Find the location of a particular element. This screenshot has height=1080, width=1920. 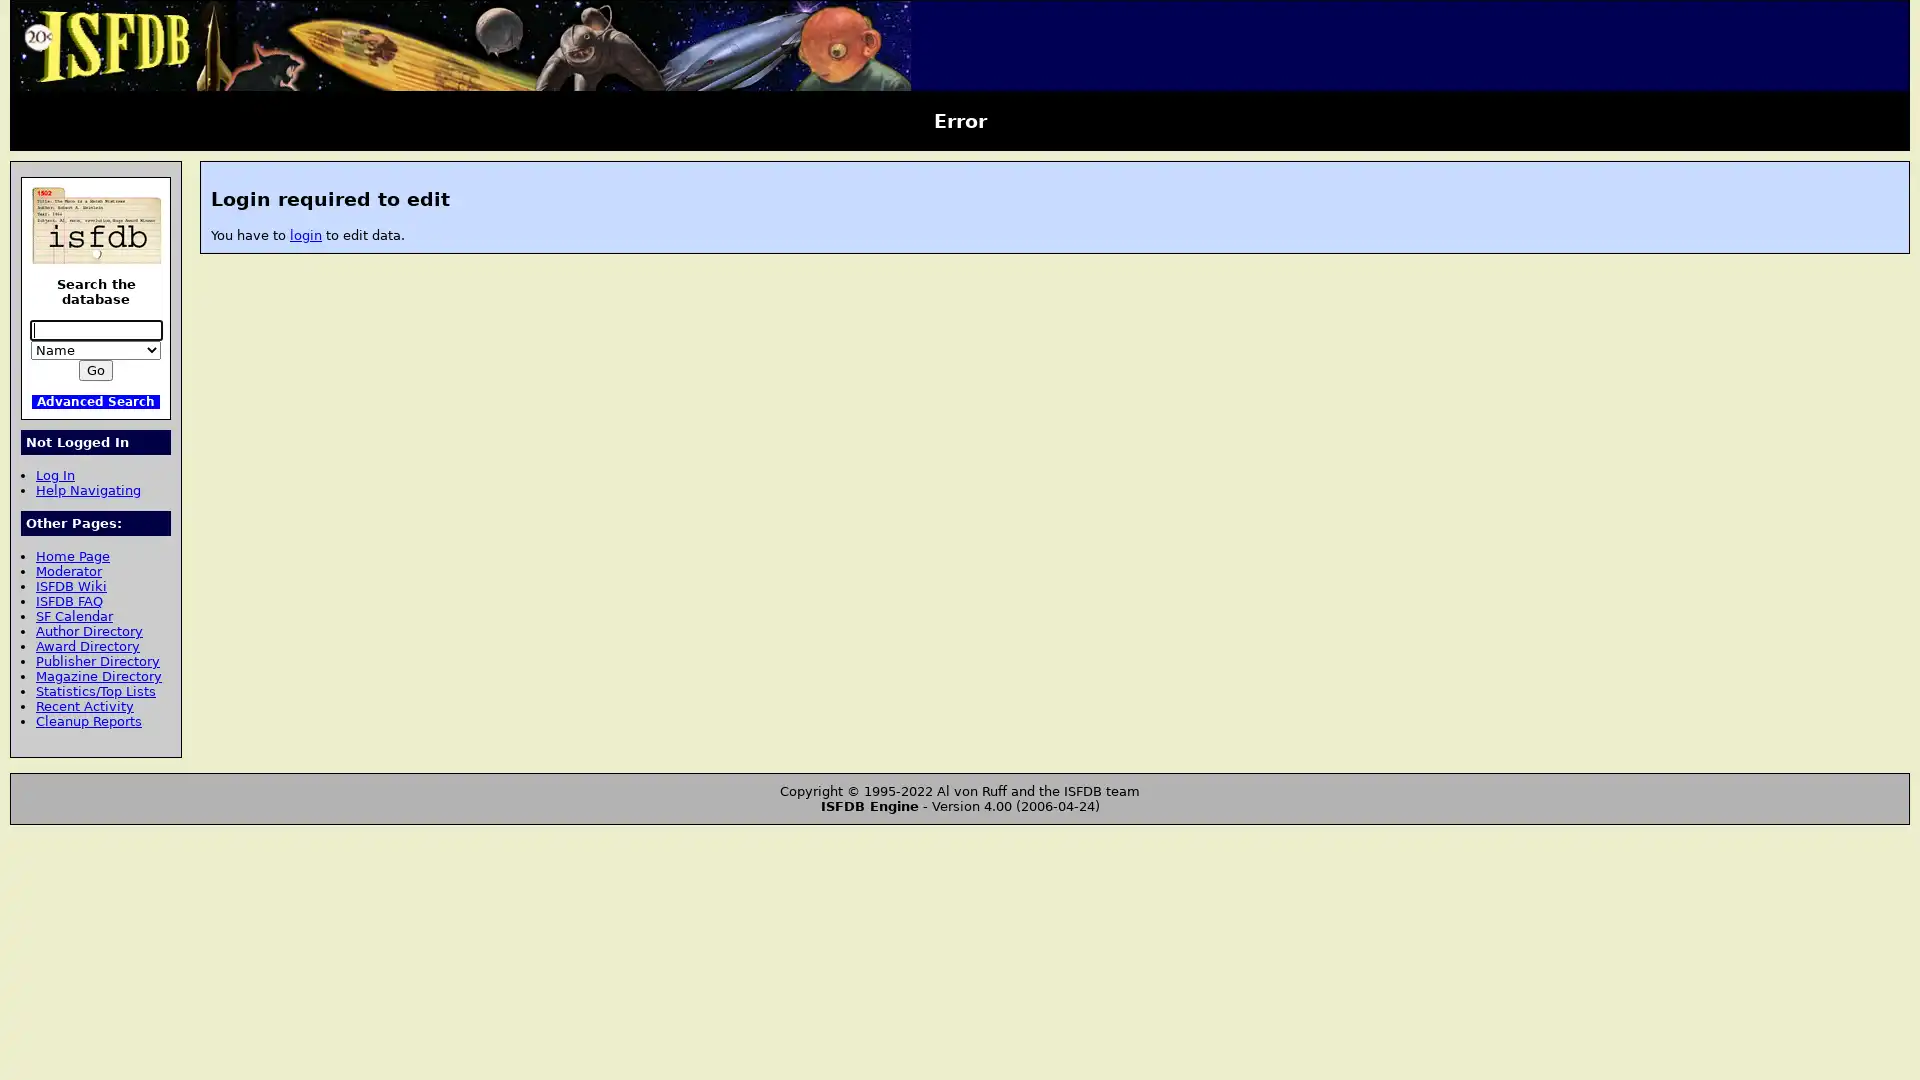

Go is located at coordinates (95, 370).